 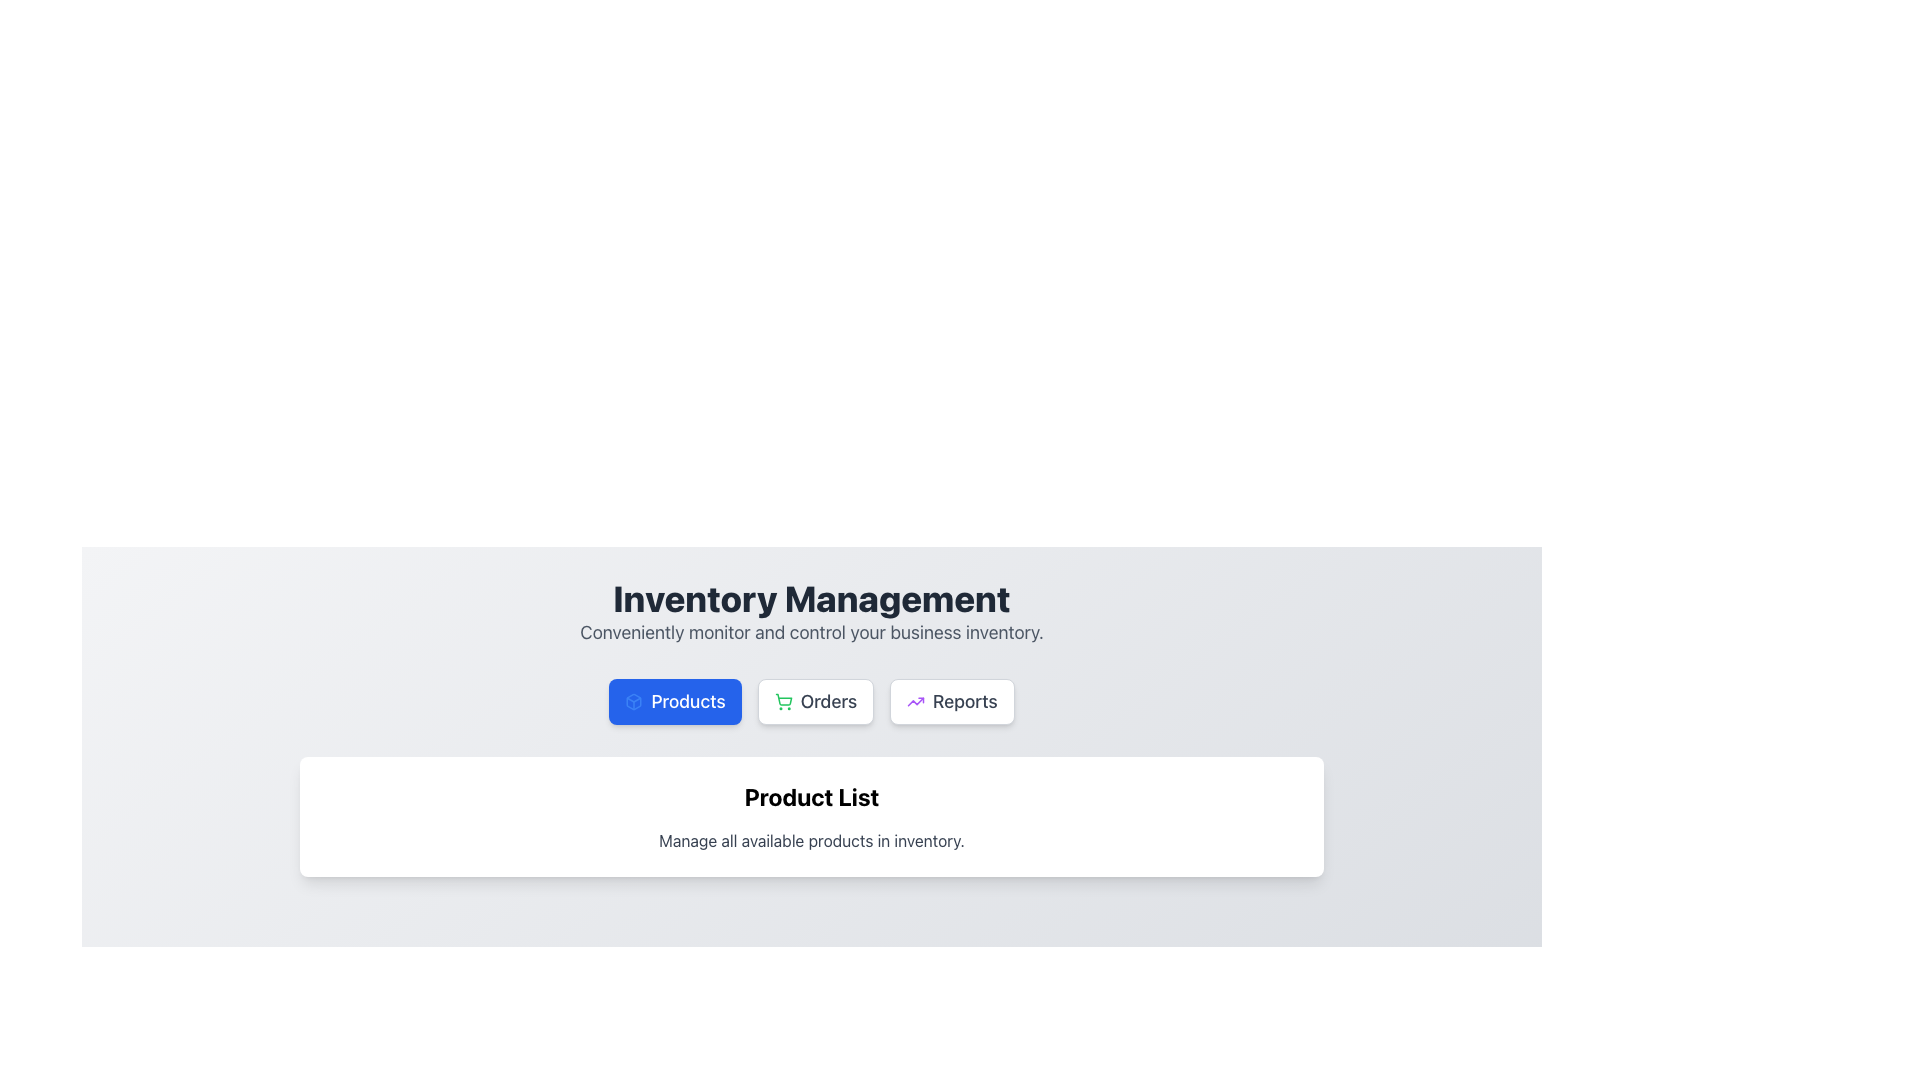 What do you see at coordinates (815, 701) in the screenshot?
I see `the 'Orders' button, which has a white background, gray text, and a green shopping cart icon, located in the navigation bar between 'Products' and 'Reports'` at bounding box center [815, 701].